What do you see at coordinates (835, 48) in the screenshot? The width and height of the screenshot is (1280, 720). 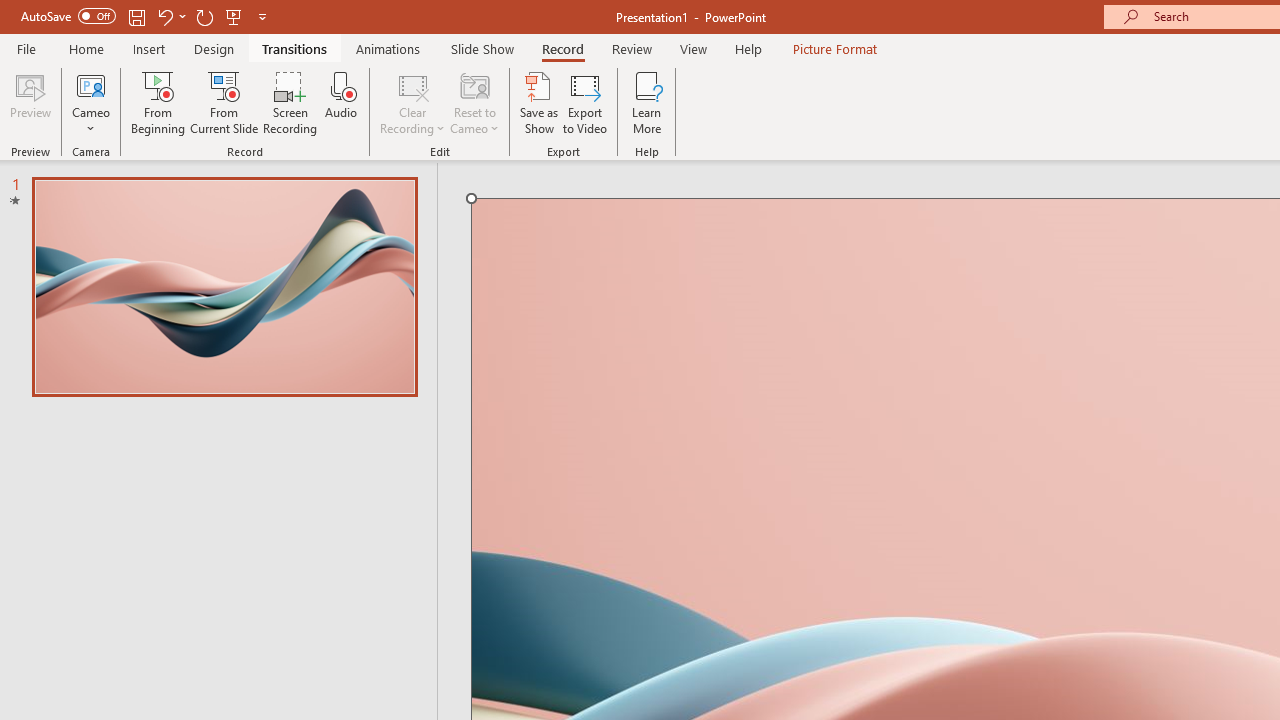 I see `'Picture Format'` at bounding box center [835, 48].